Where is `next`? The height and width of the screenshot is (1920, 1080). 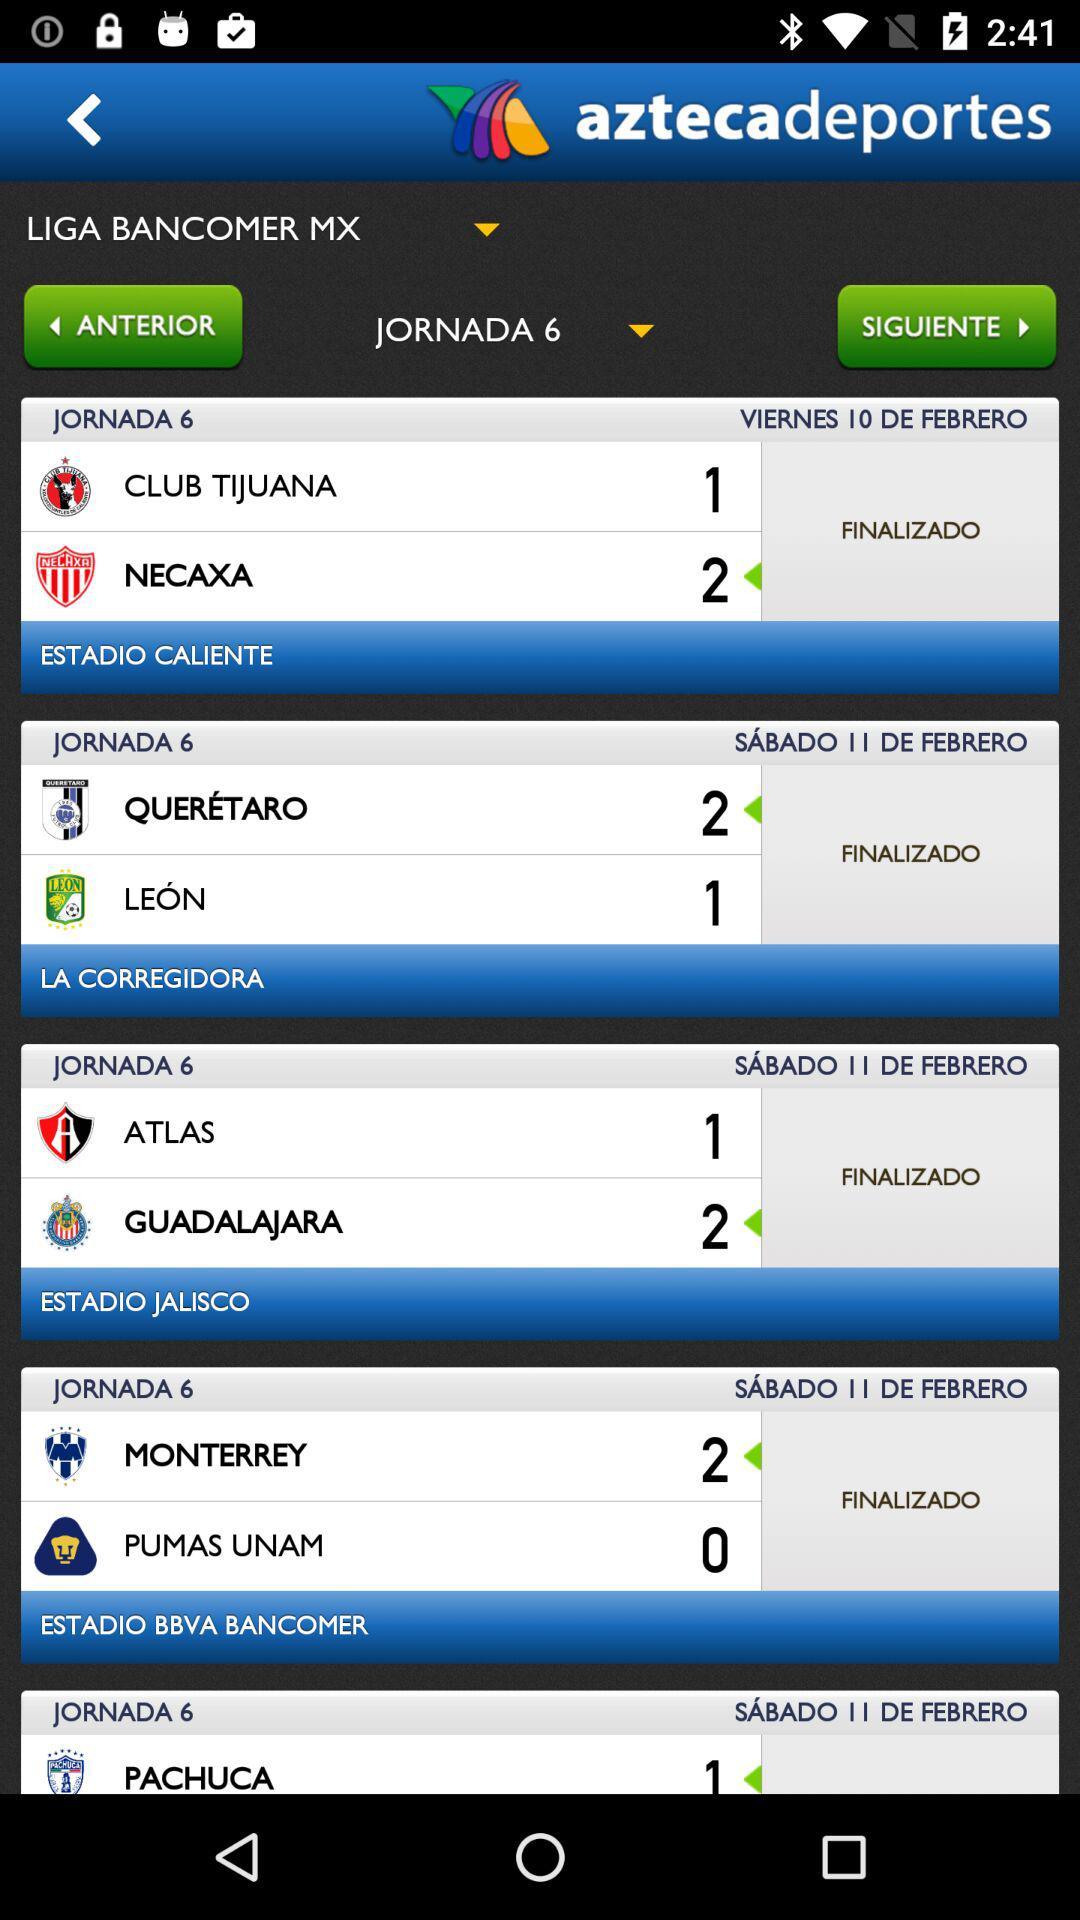
next is located at coordinates (956, 329).